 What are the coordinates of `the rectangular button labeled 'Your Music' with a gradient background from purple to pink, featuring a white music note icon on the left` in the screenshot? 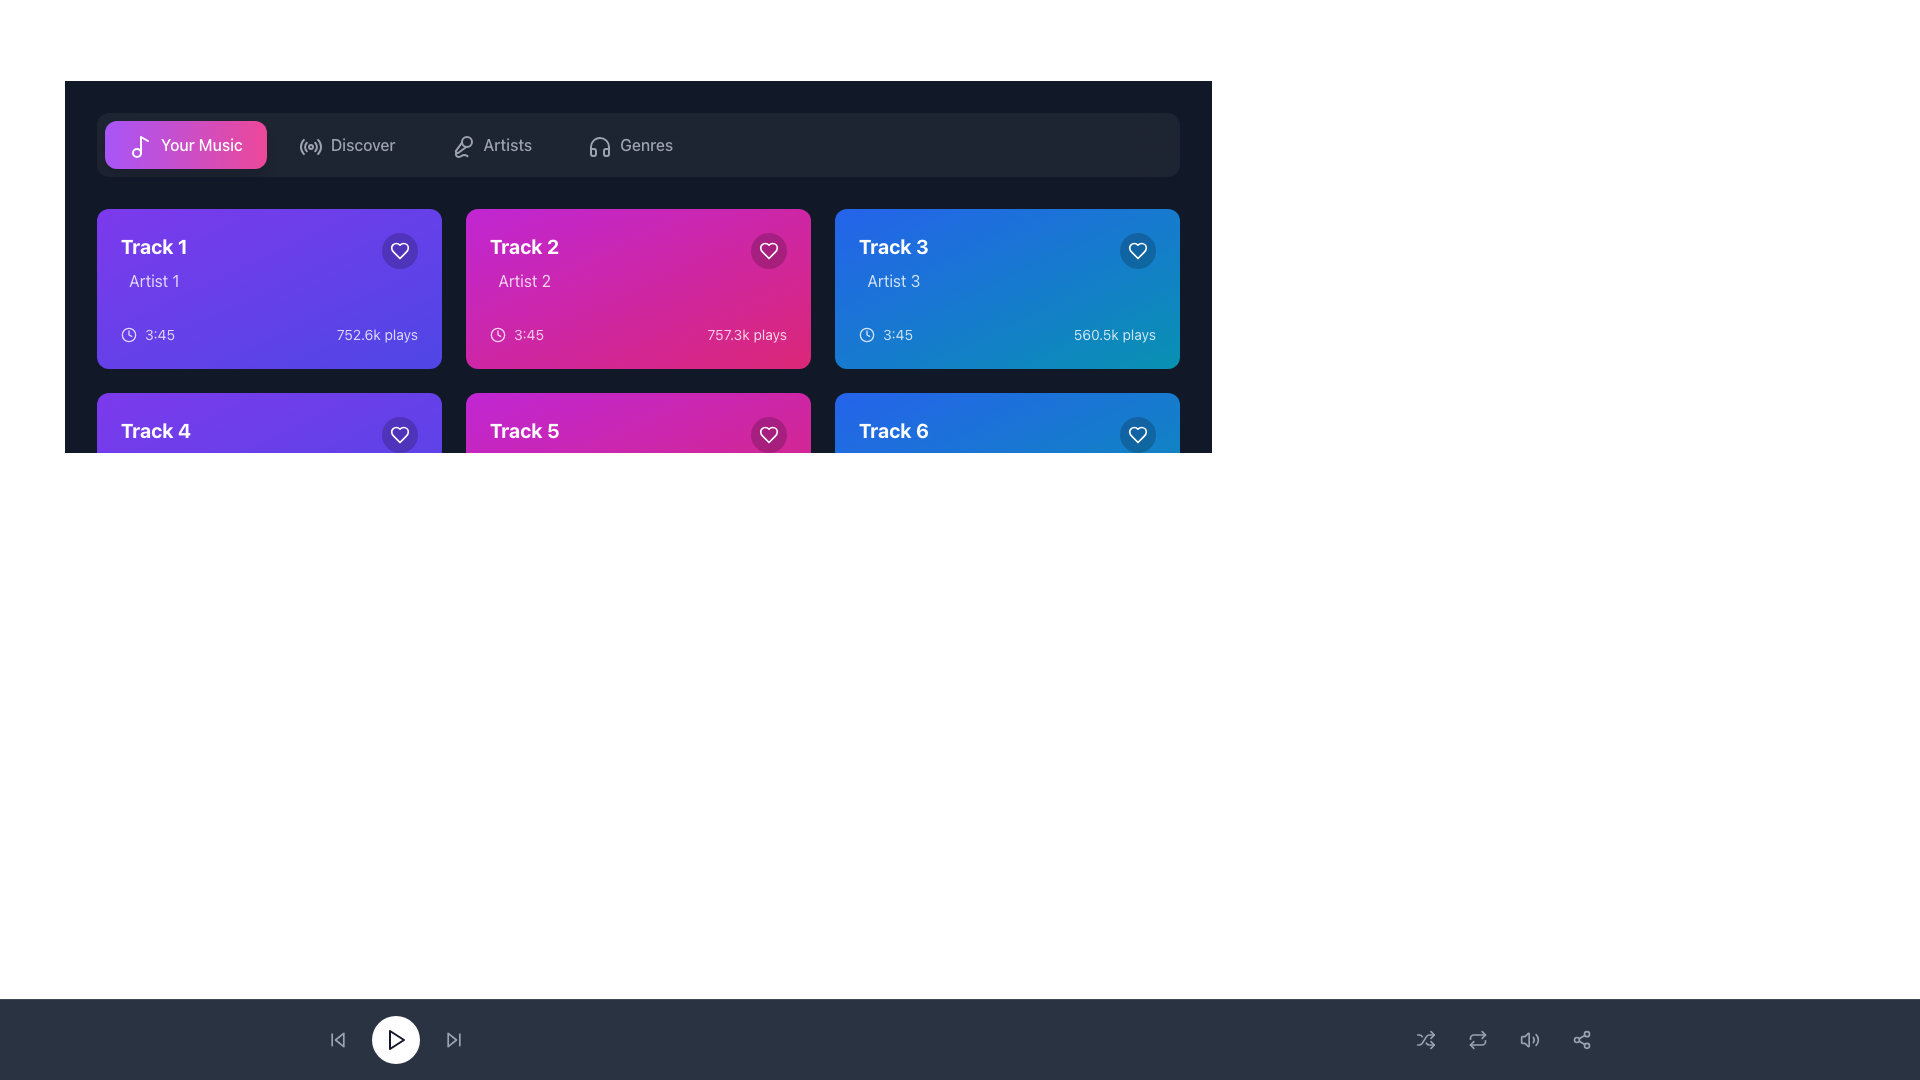 It's located at (185, 144).